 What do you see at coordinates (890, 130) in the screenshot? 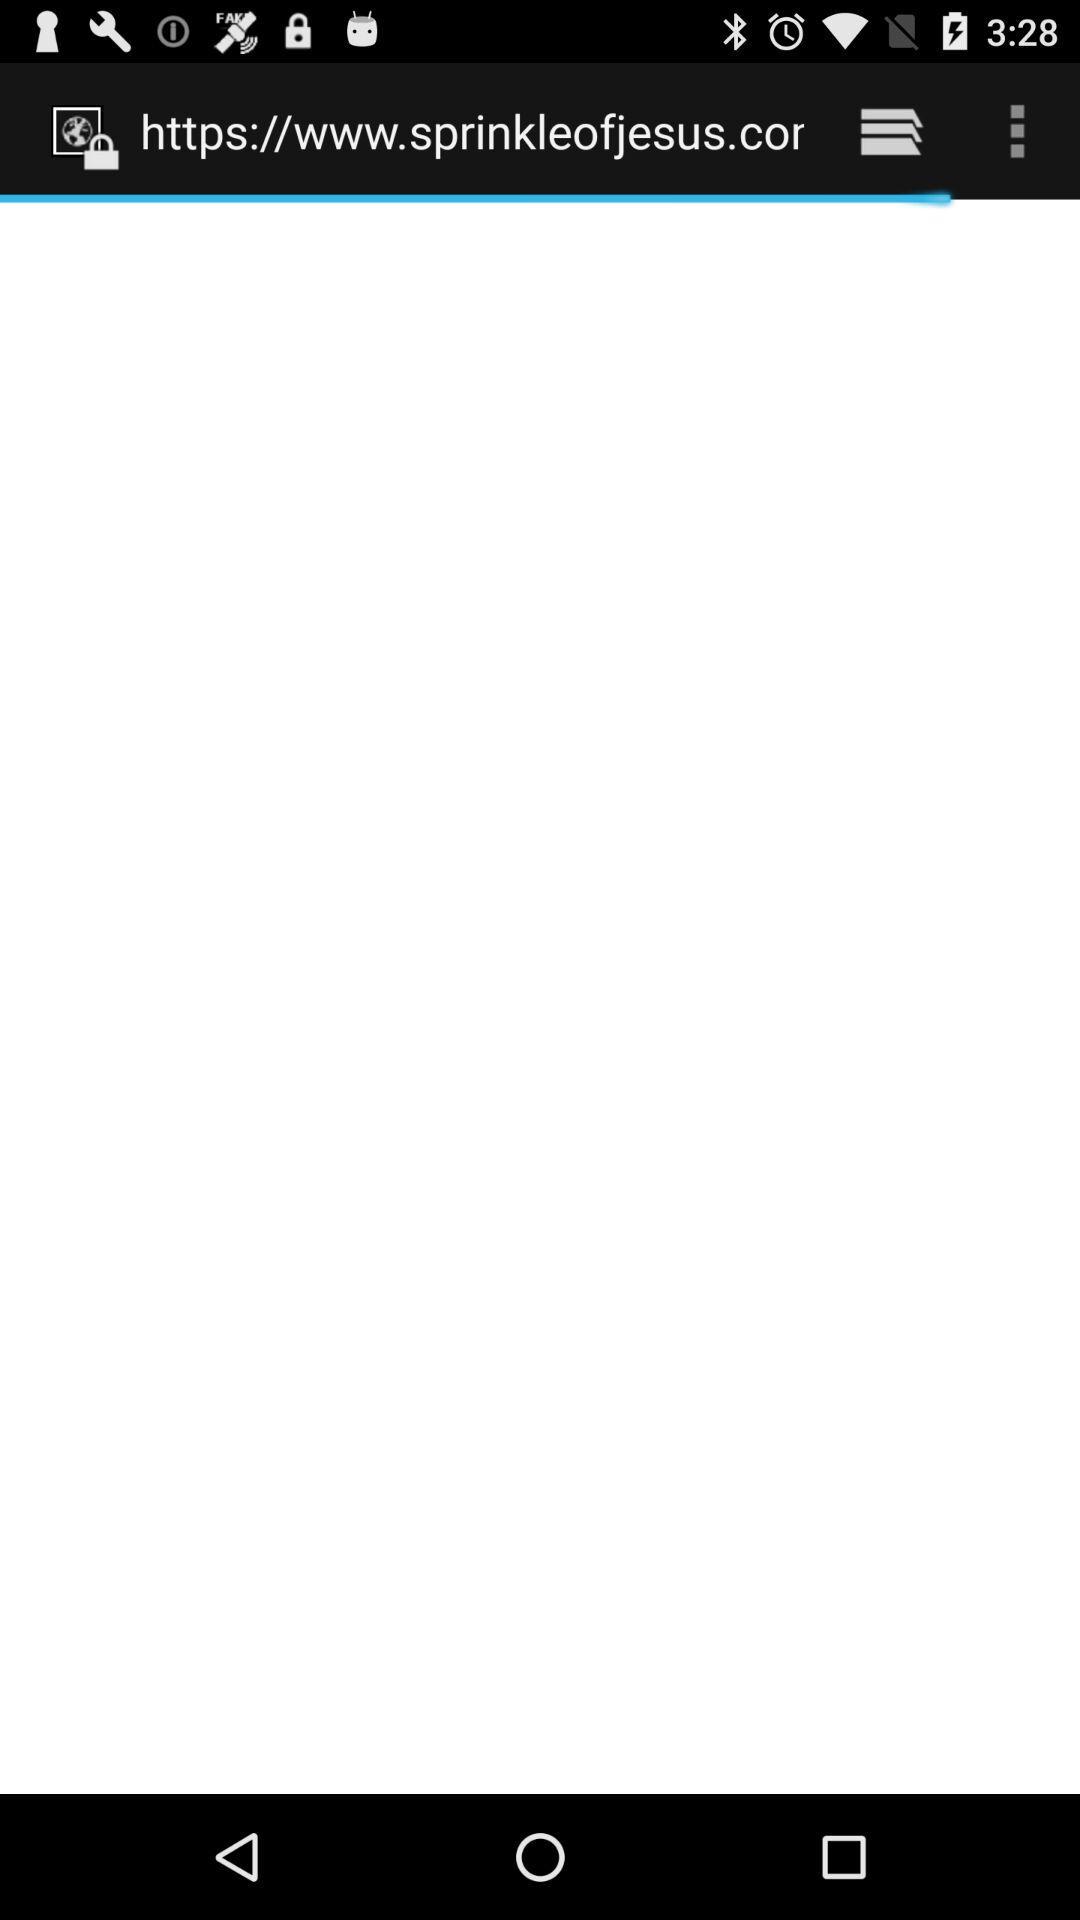
I see `the icon to the right of https www sprinkleofjesus icon` at bounding box center [890, 130].